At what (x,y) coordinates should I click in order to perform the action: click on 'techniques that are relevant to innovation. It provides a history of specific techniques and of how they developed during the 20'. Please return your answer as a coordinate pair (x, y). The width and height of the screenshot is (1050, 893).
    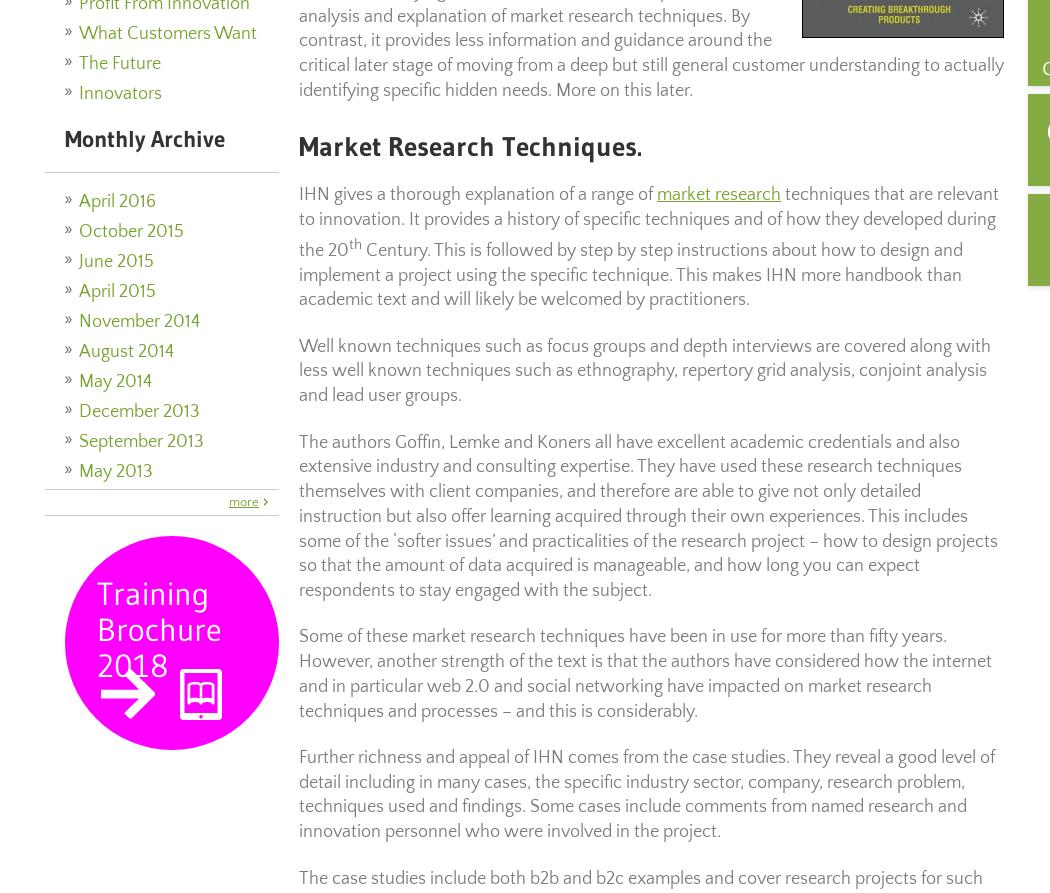
    Looking at the image, I should click on (648, 221).